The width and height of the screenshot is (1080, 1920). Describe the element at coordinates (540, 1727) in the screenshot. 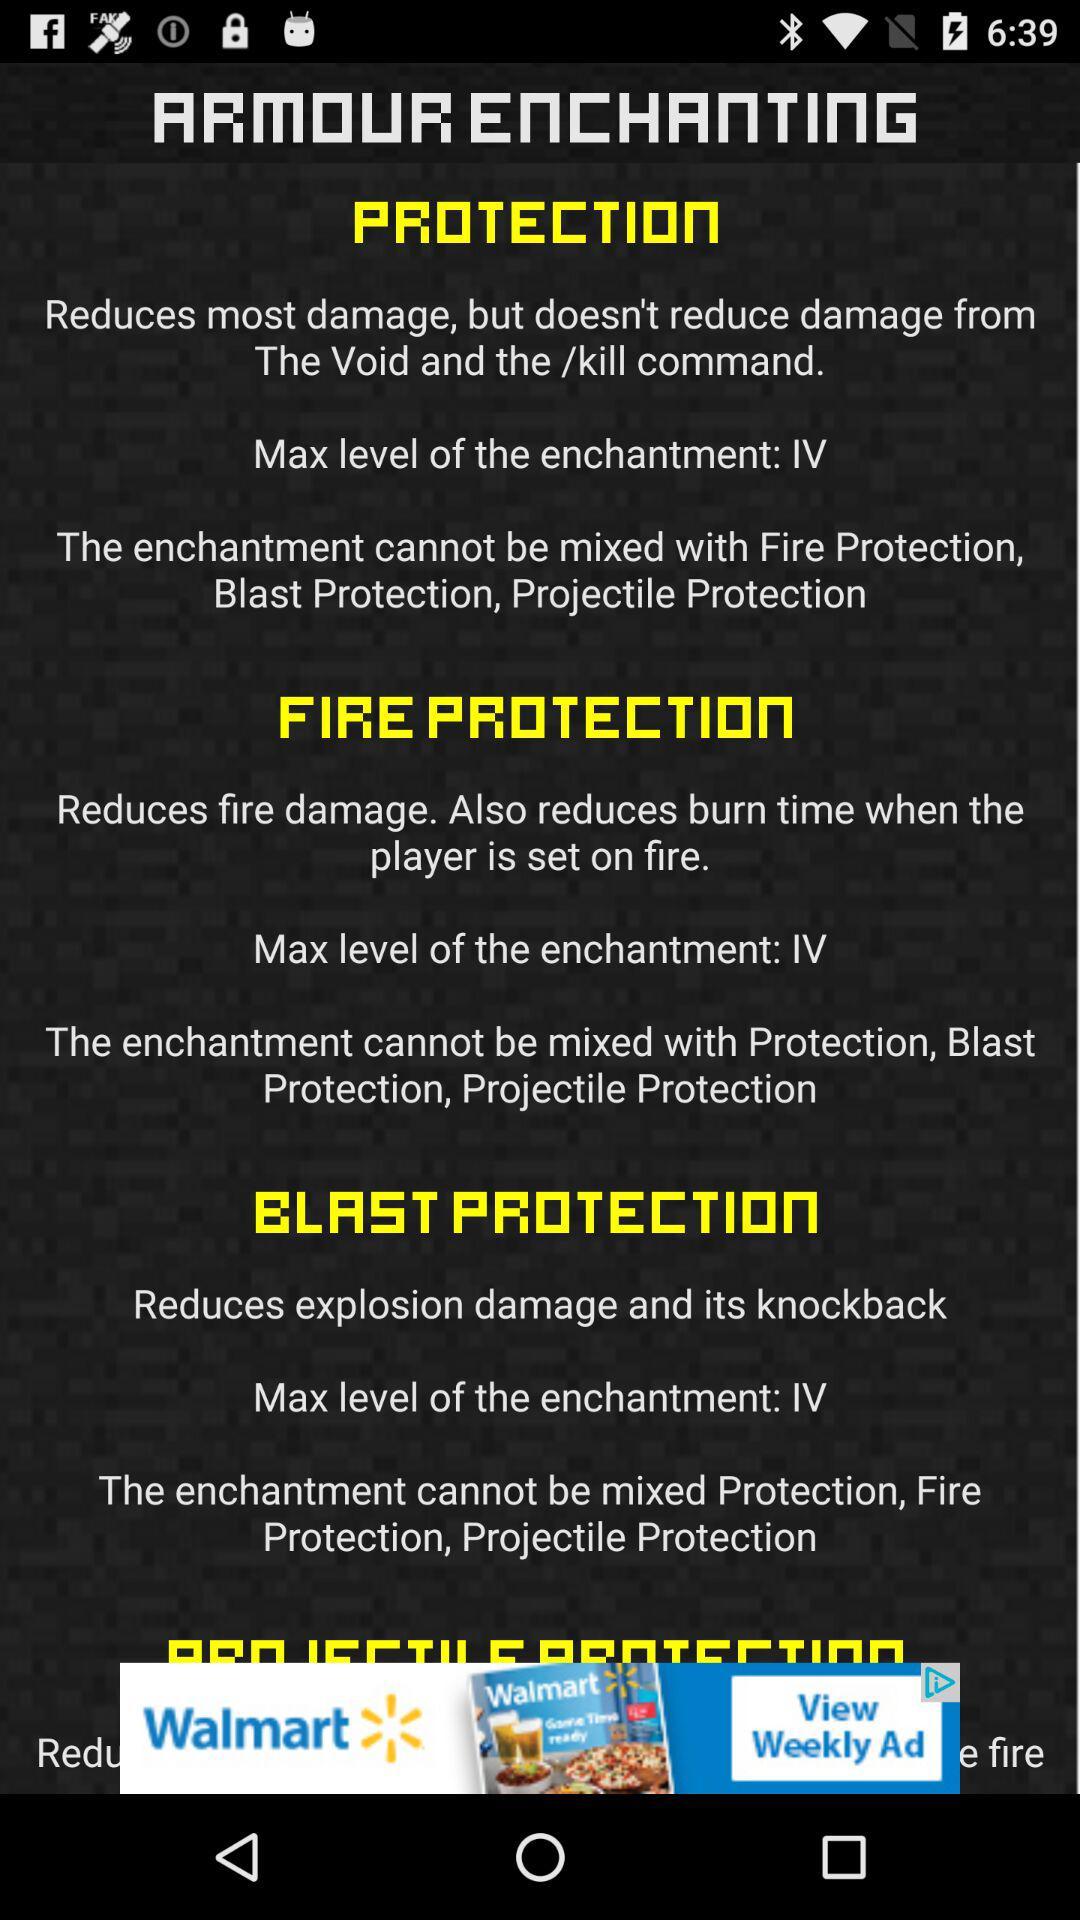

I see `advertisement website` at that location.